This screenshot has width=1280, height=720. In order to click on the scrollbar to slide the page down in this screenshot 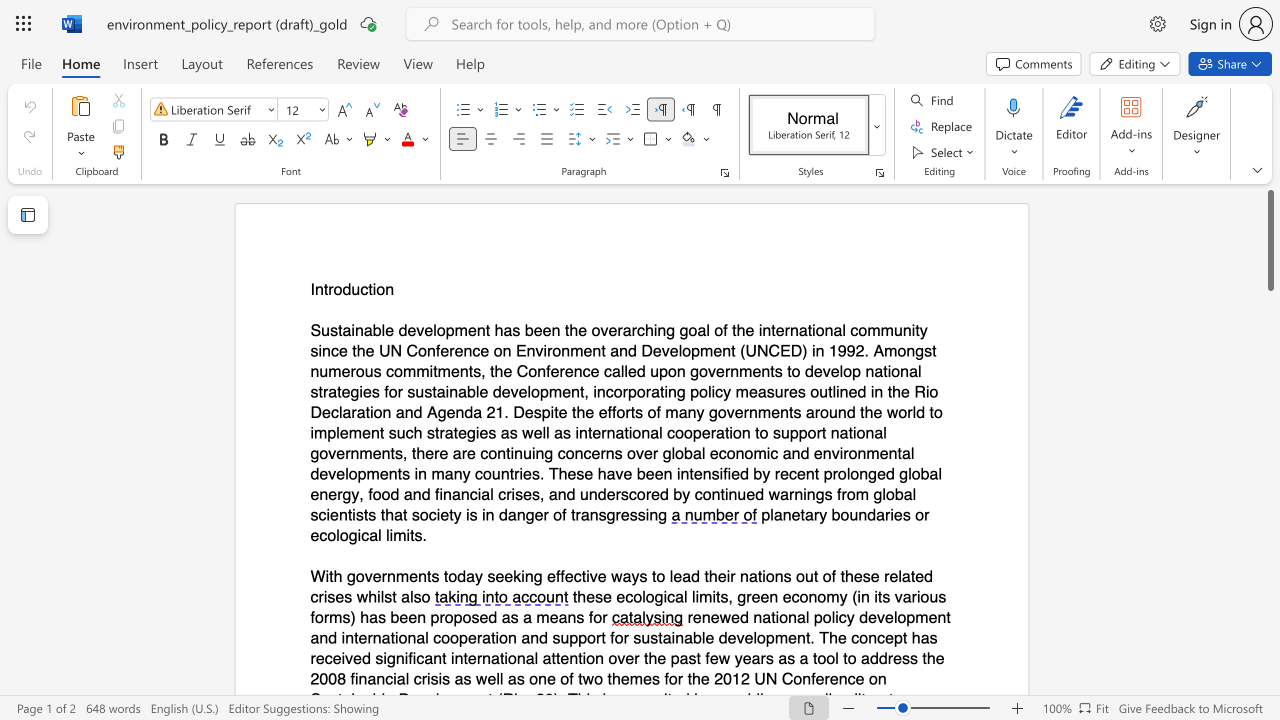, I will do `click(1269, 670)`.